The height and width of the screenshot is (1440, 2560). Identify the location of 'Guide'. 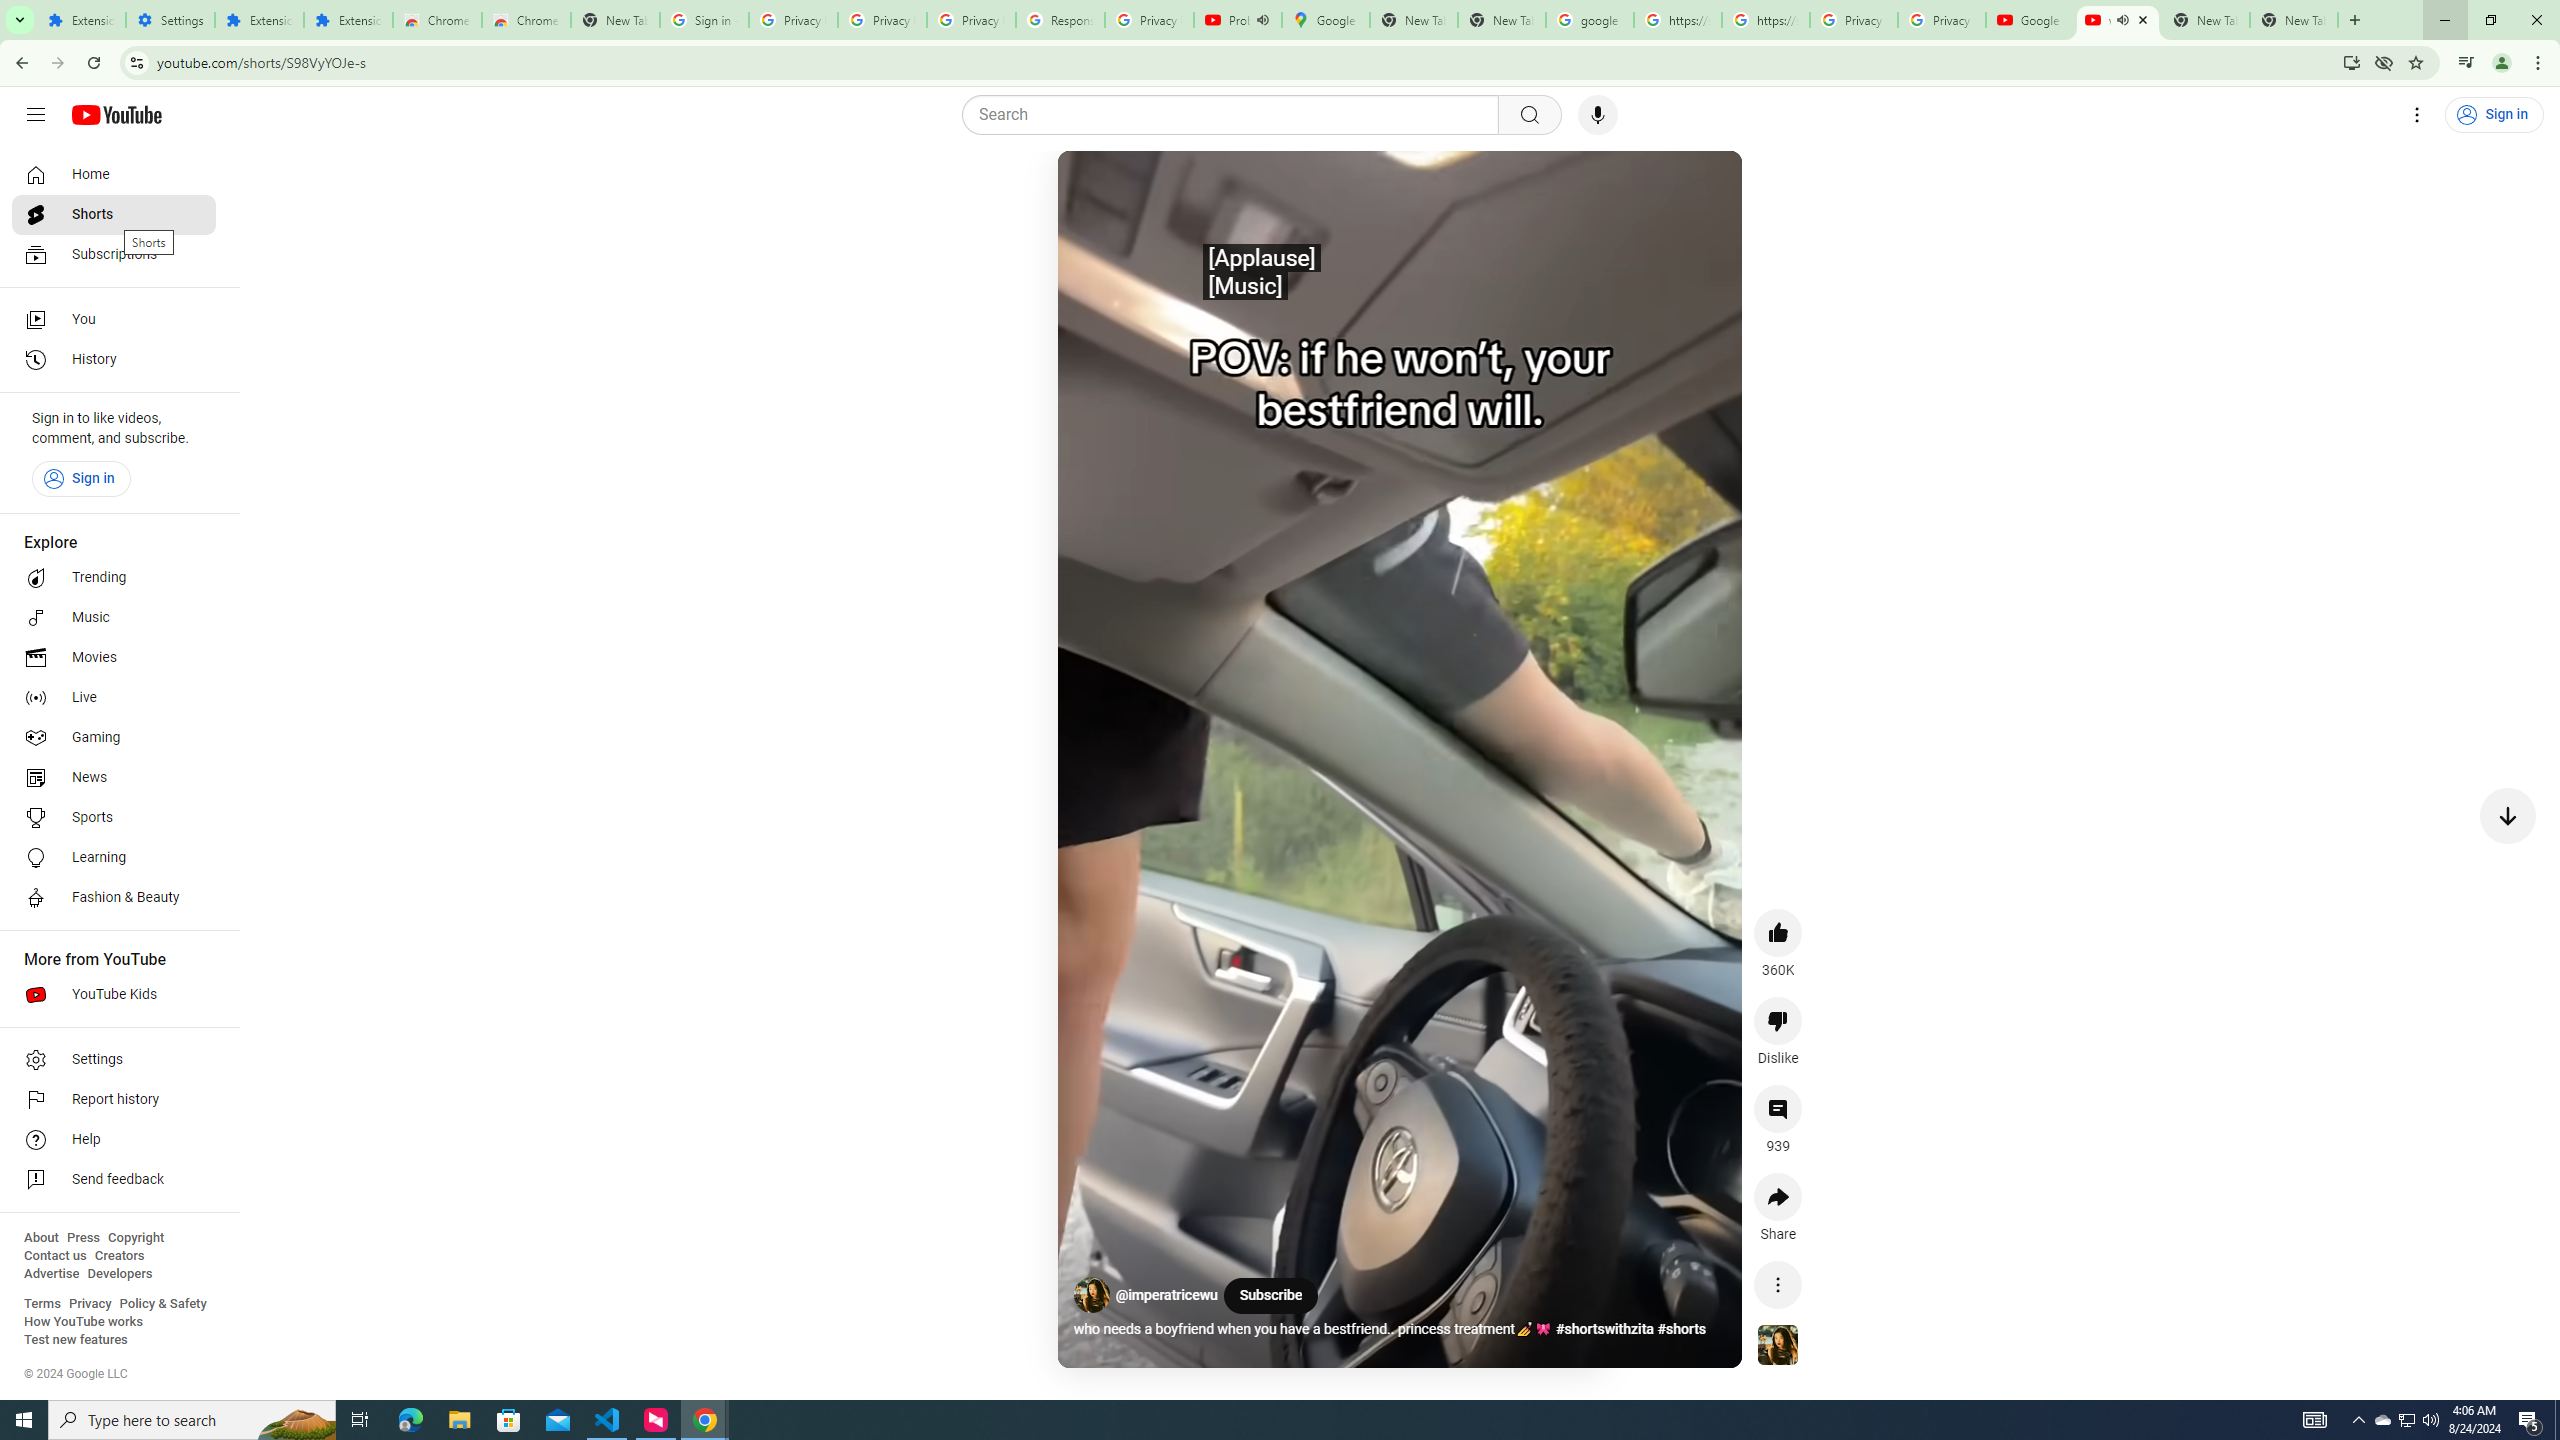
(34, 114).